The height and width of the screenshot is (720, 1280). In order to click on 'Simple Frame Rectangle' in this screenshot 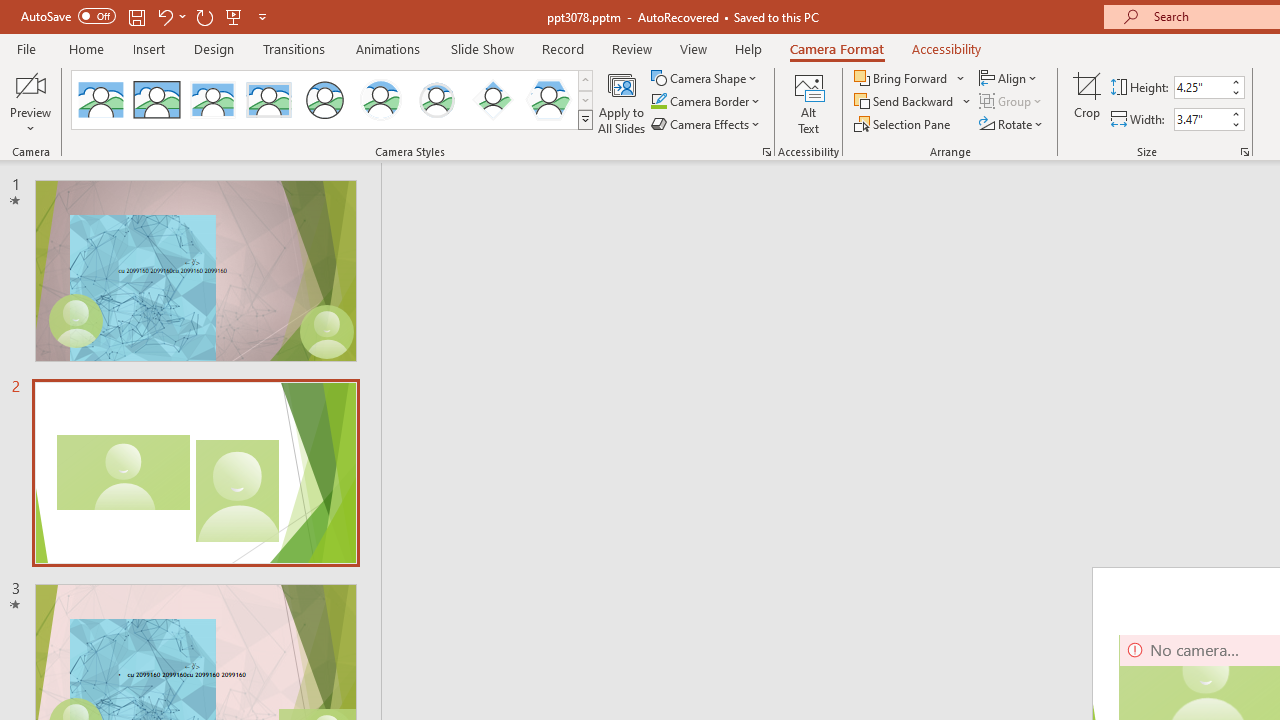, I will do `click(156, 100)`.